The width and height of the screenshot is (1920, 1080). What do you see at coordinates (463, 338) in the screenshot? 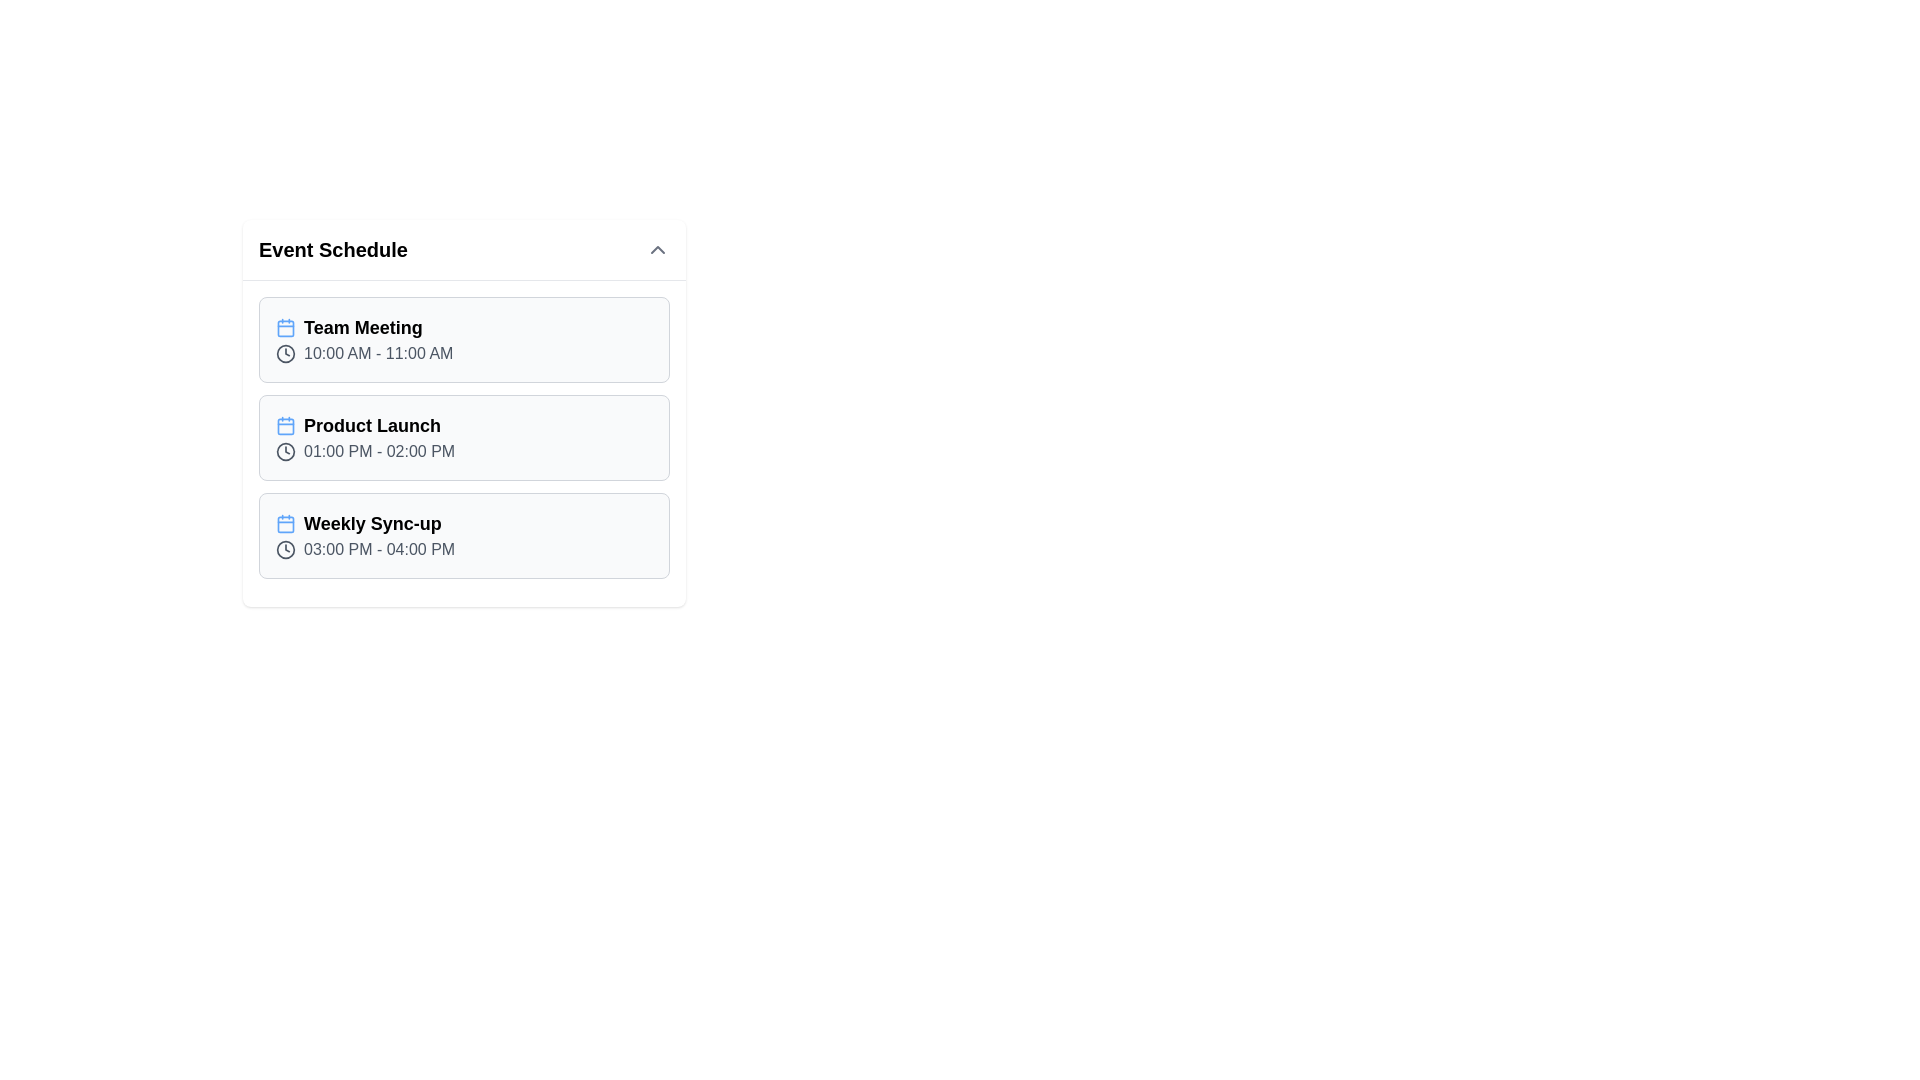
I see `the List Item element displaying 'Team Meeting' scheduled from '10:00 AM - 11:00 AM', which is the first entry under 'Event Schedule'` at bounding box center [463, 338].